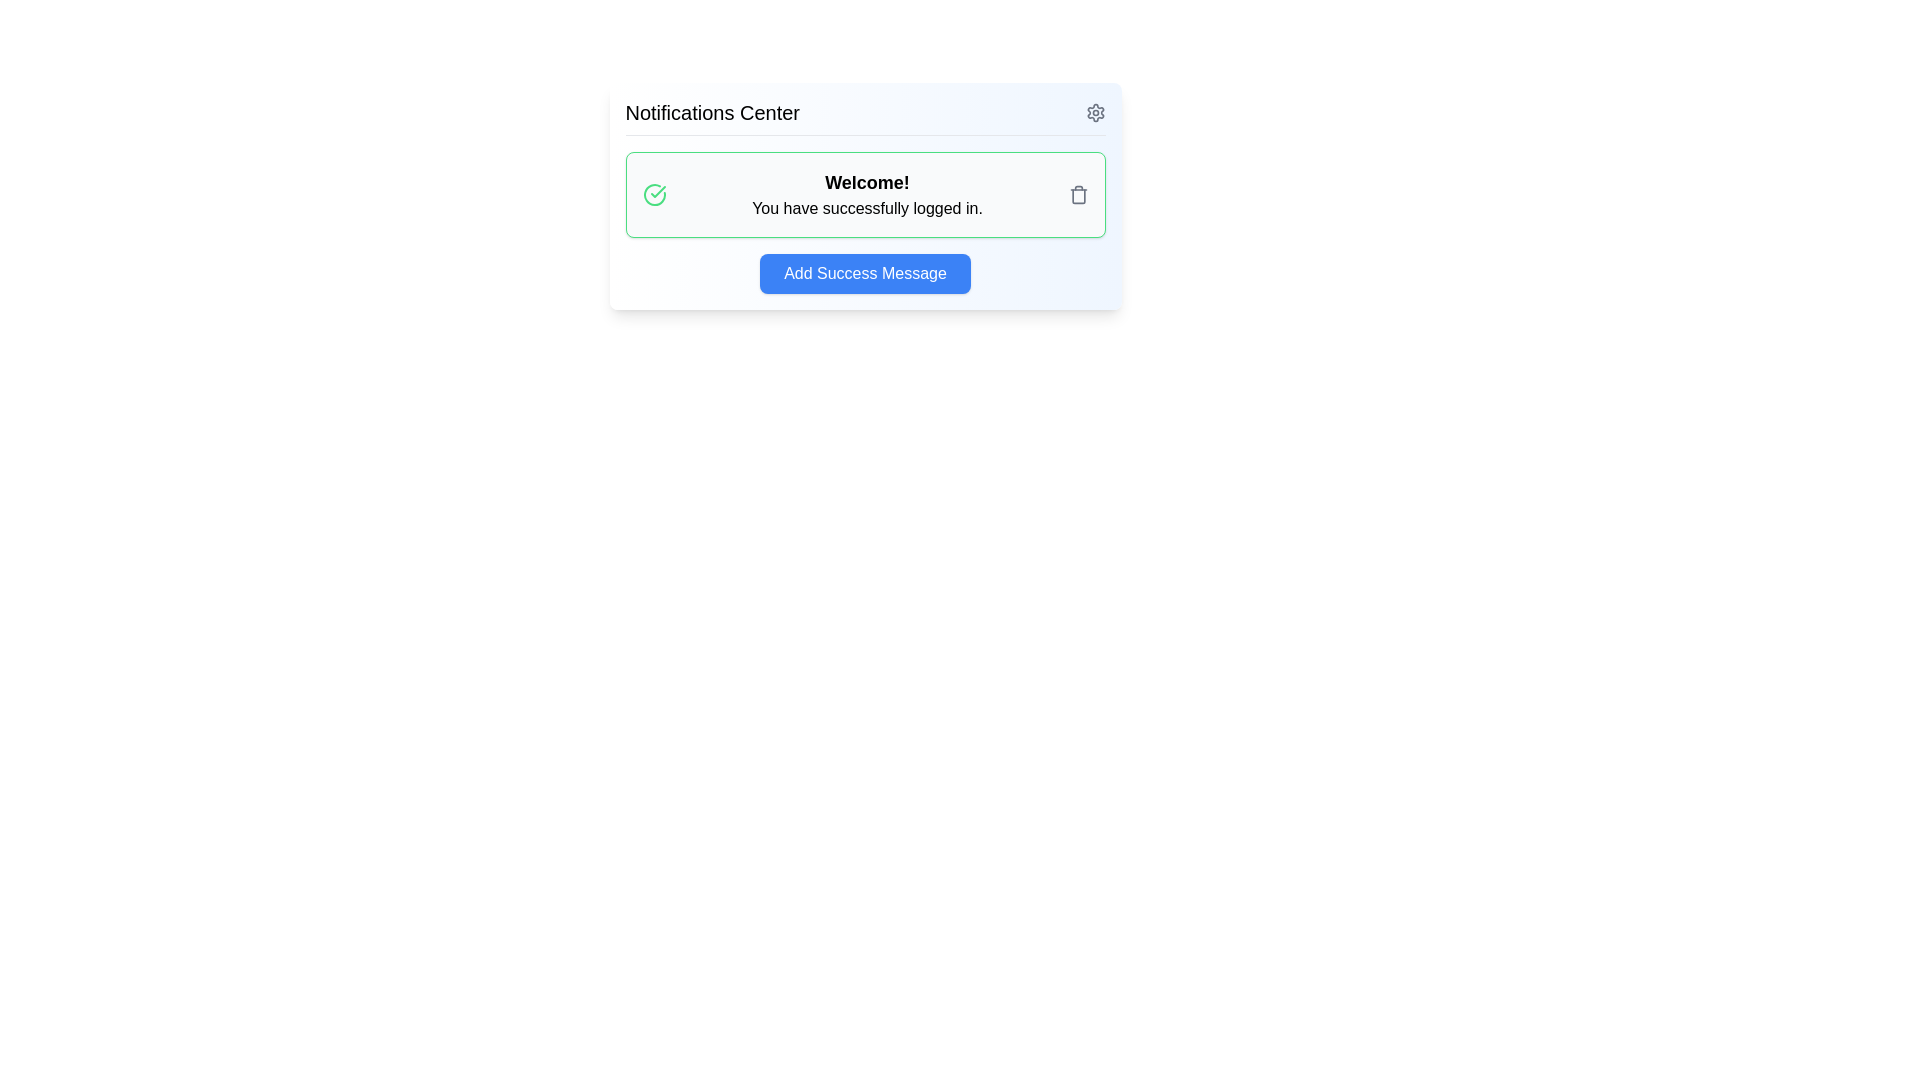 This screenshot has width=1920, height=1080. Describe the element at coordinates (865, 195) in the screenshot. I see `message notification confirming successful login, located in the Notifications Center just below the title and above the 'Add Success Message' button` at that location.